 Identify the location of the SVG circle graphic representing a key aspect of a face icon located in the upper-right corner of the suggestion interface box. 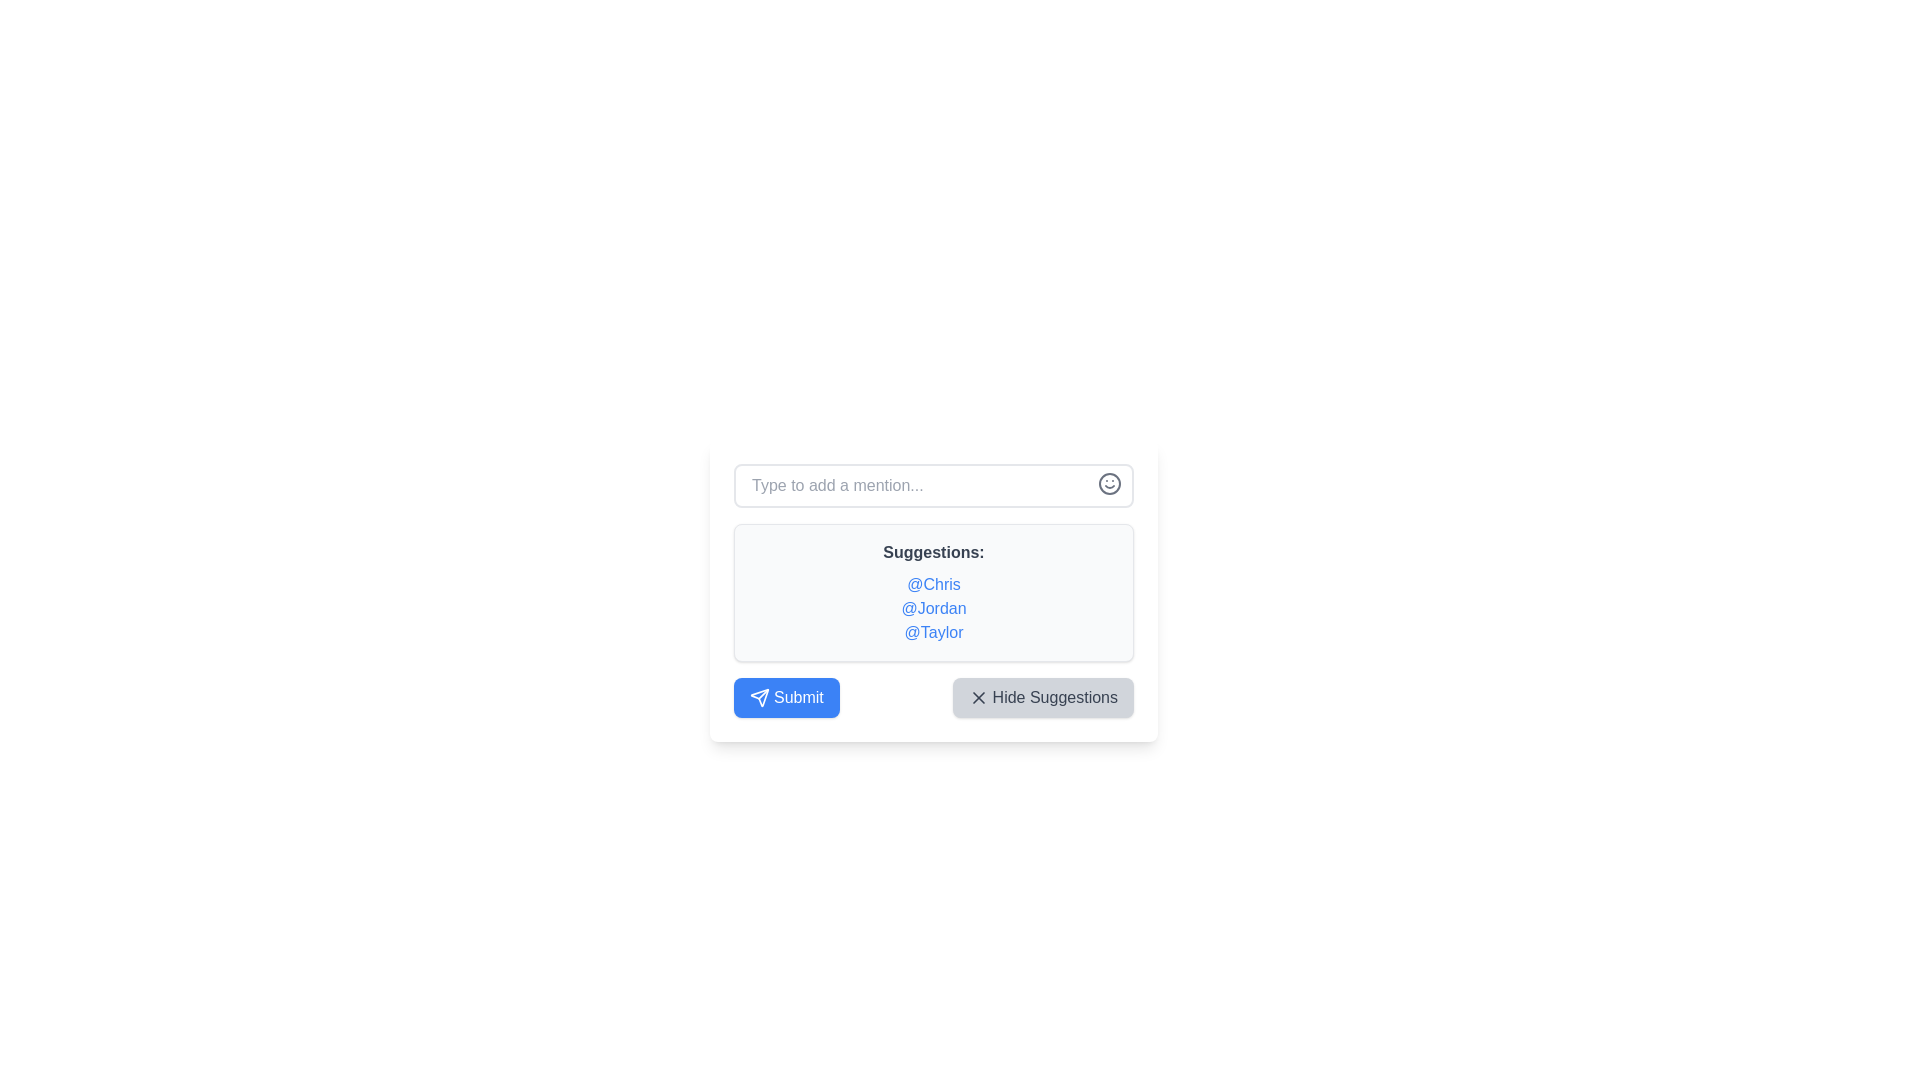
(1108, 483).